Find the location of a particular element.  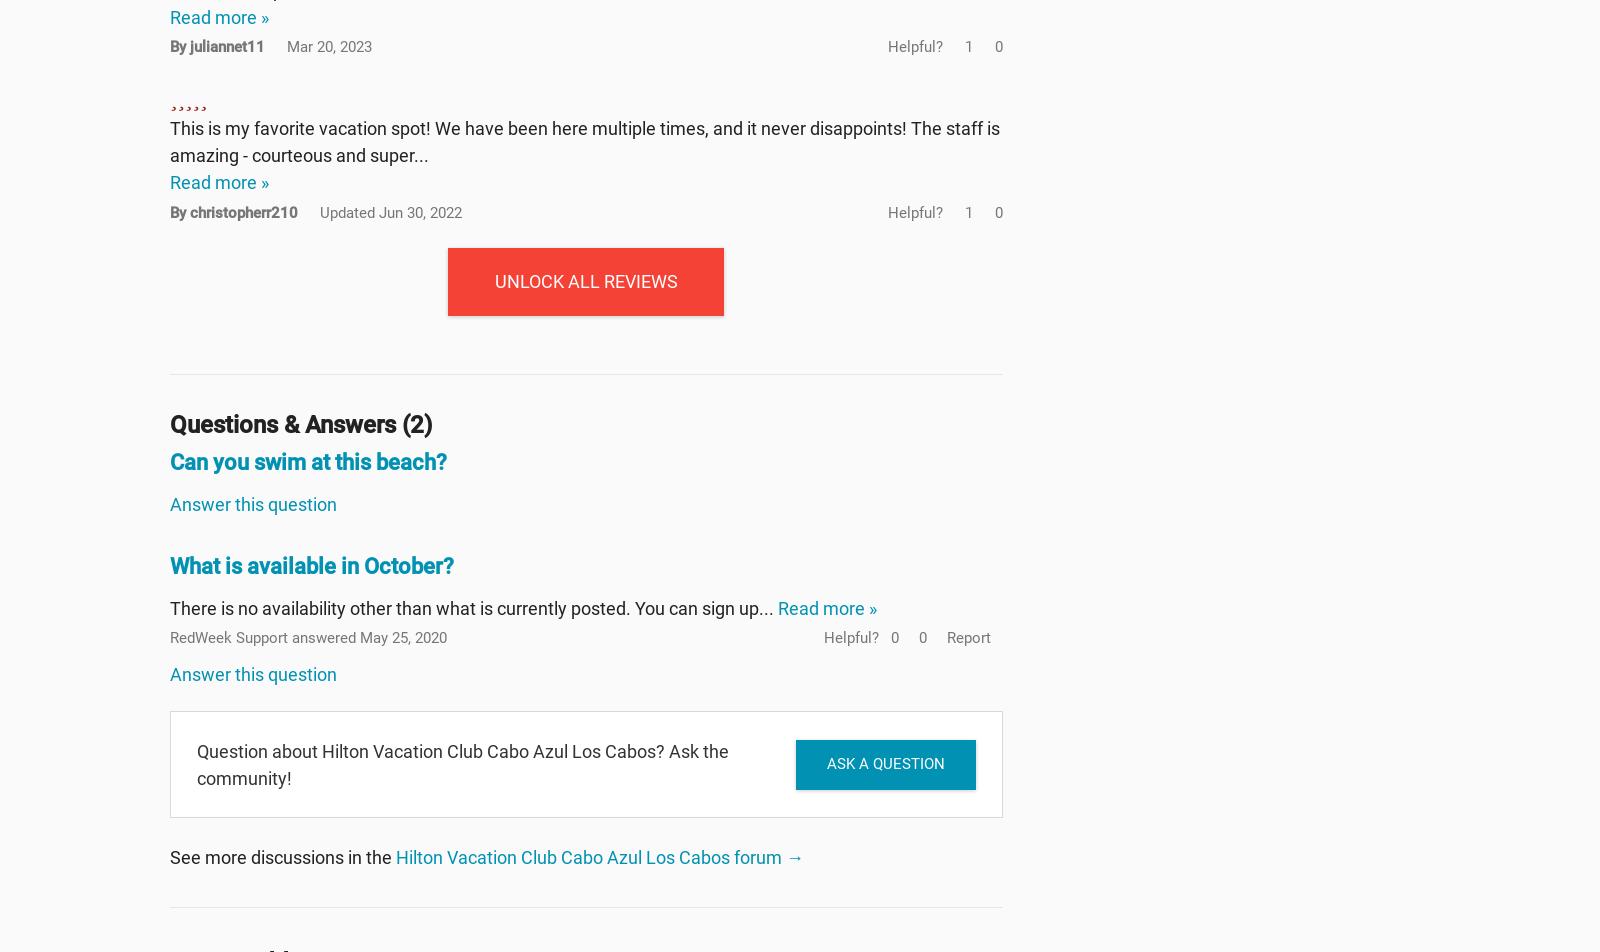

'What is available in October?' is located at coordinates (168, 565).